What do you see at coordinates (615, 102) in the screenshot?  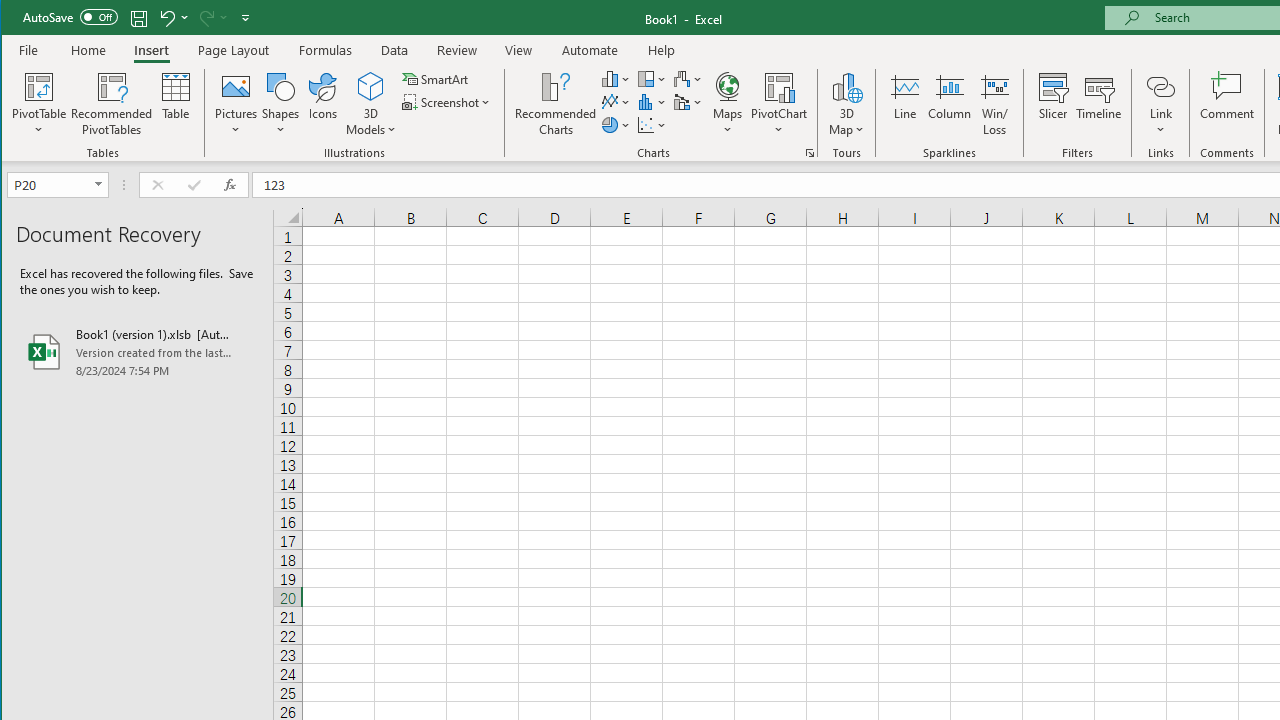 I see `'Insert Line or Area Chart'` at bounding box center [615, 102].